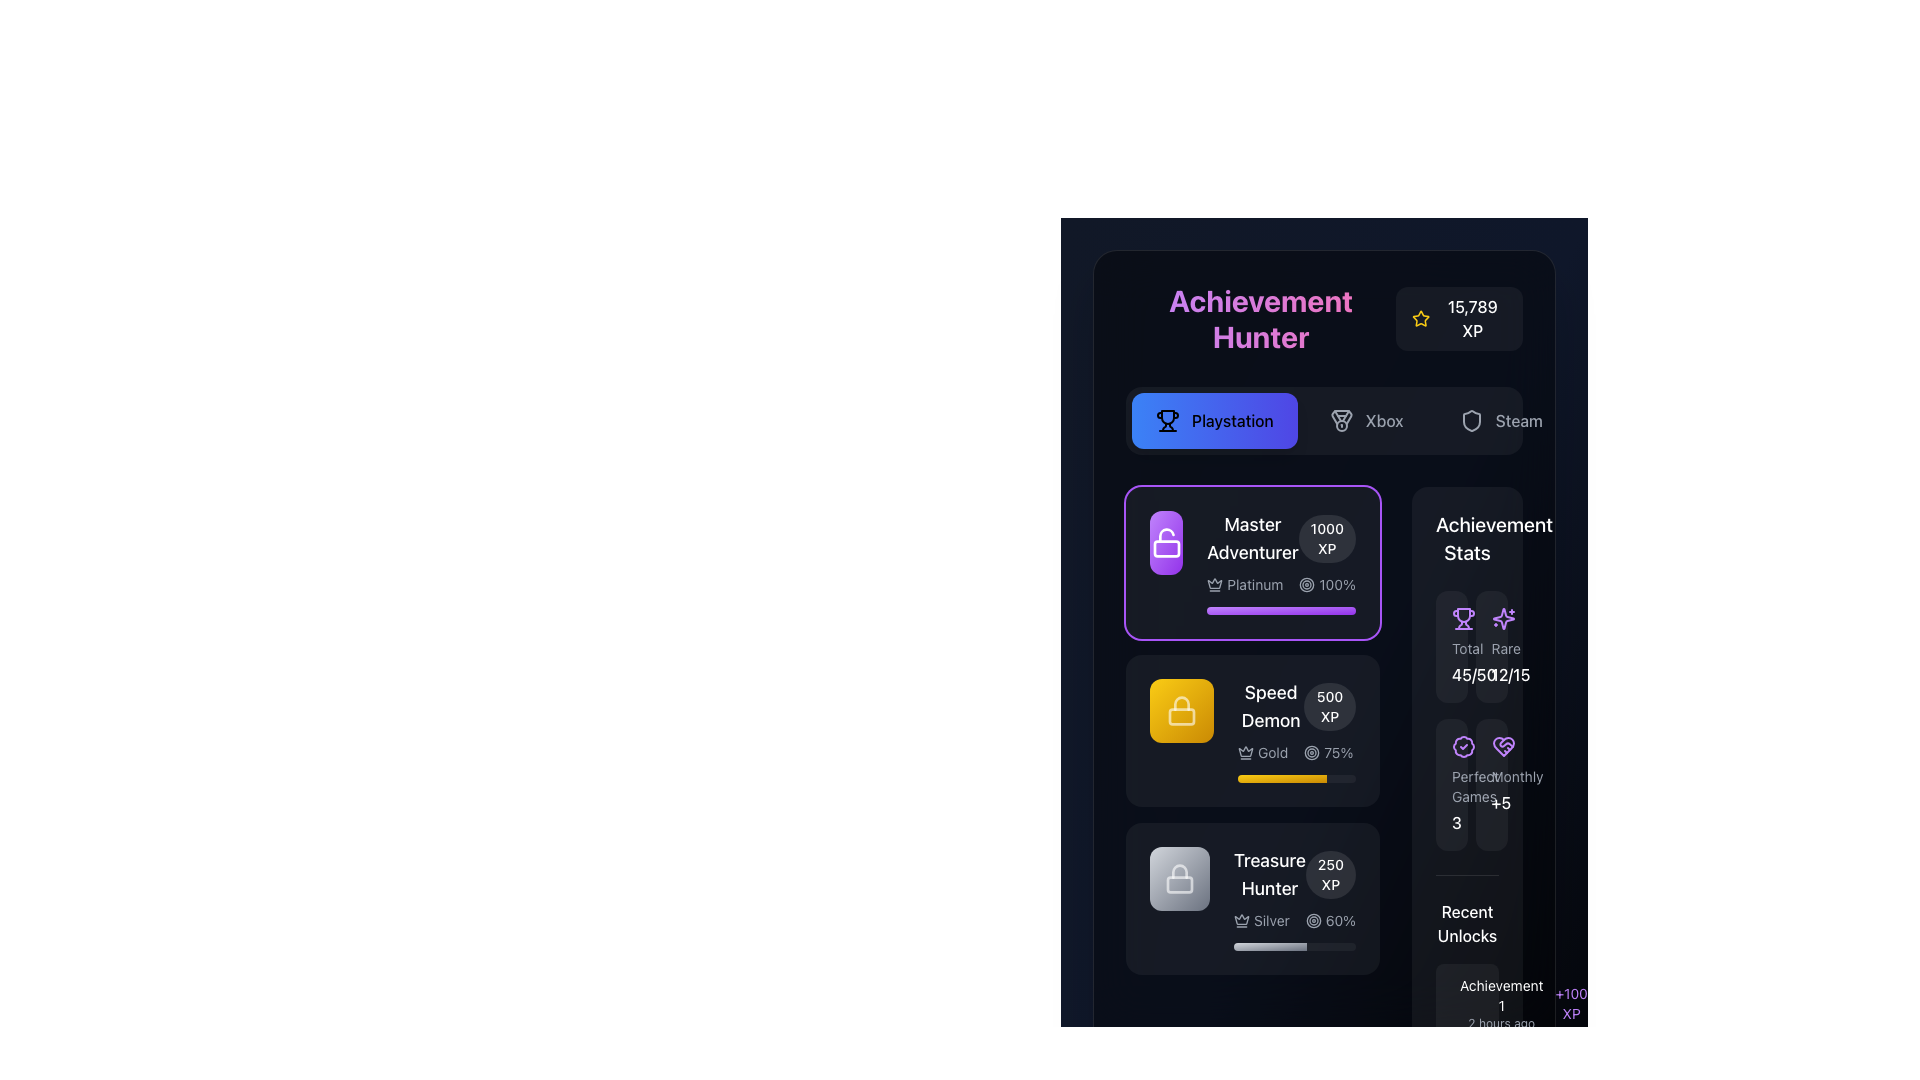  I want to click on the 'Speed Demon' text label, which is positioned in the middle section of the interface, serving as an identifier for a specific section or achievement, so click(1270, 705).